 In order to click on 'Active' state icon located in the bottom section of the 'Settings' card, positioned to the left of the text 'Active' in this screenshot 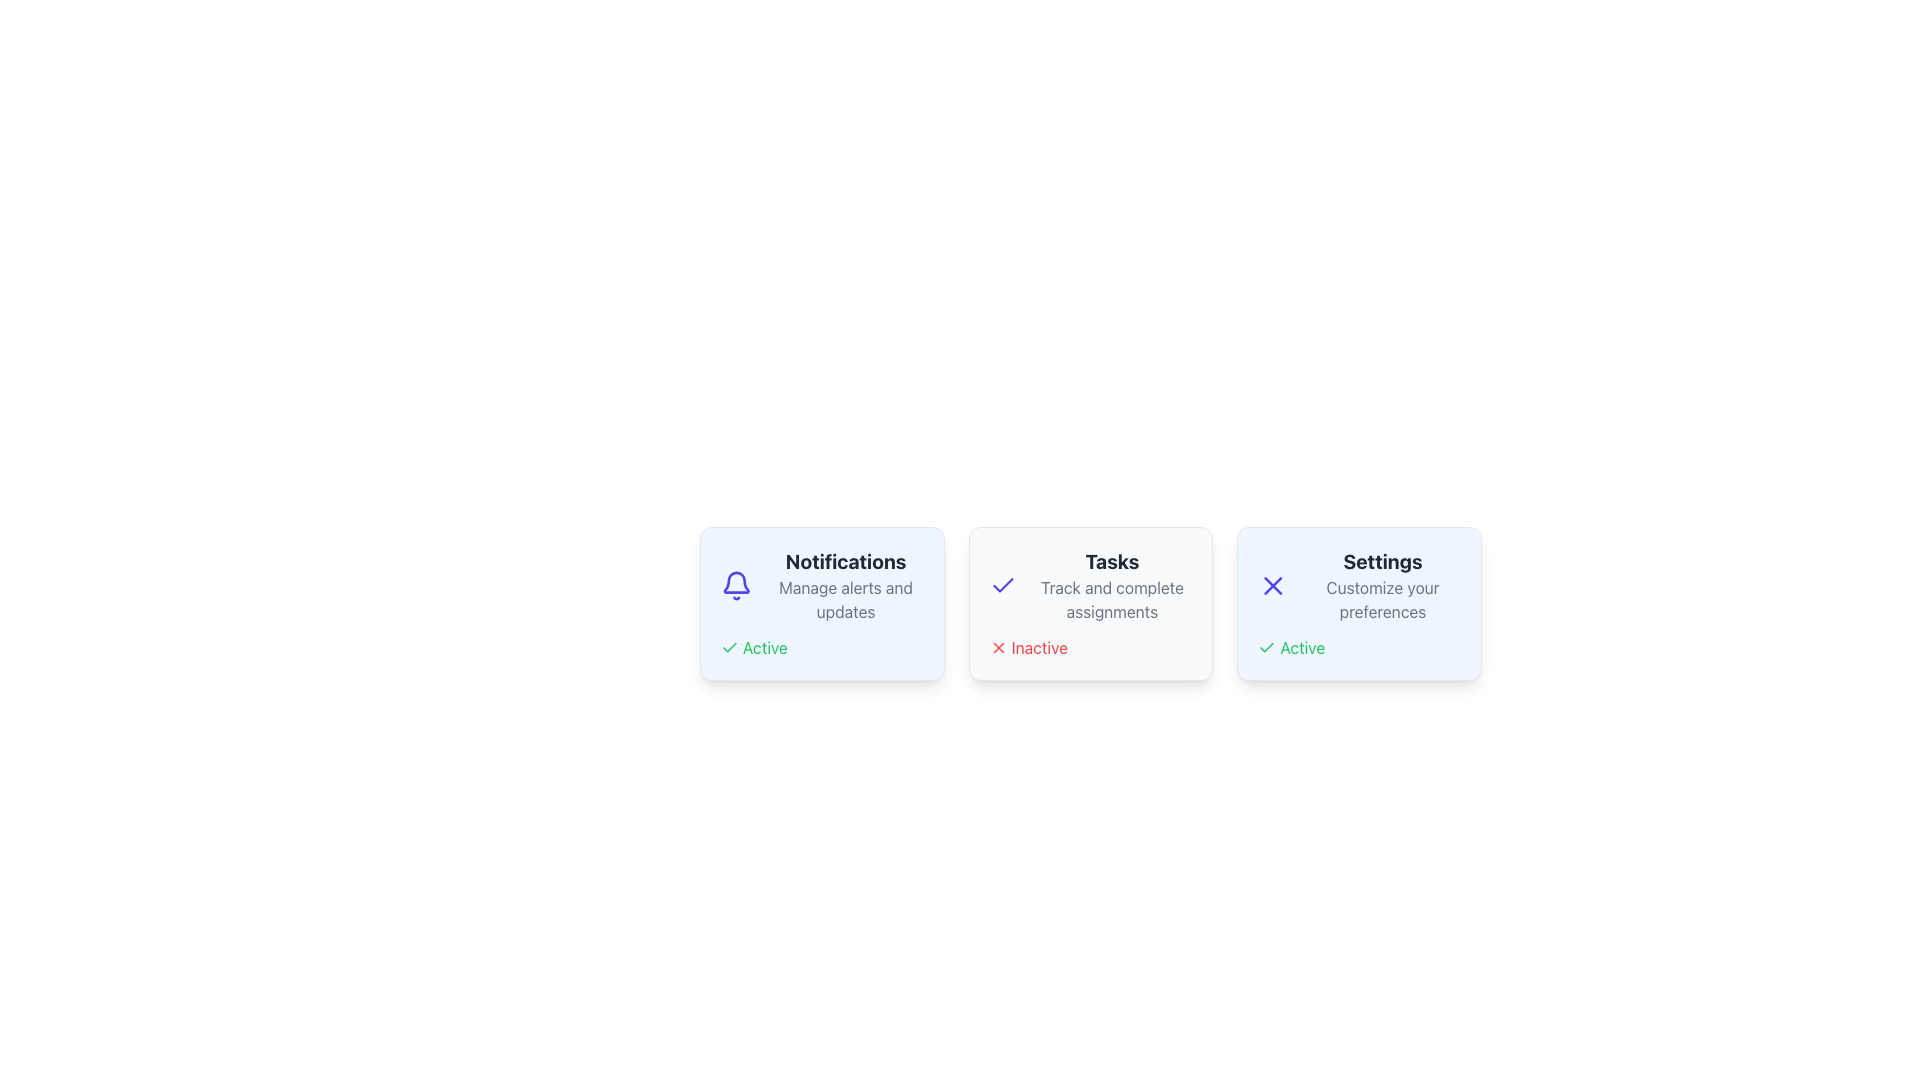, I will do `click(1266, 648)`.